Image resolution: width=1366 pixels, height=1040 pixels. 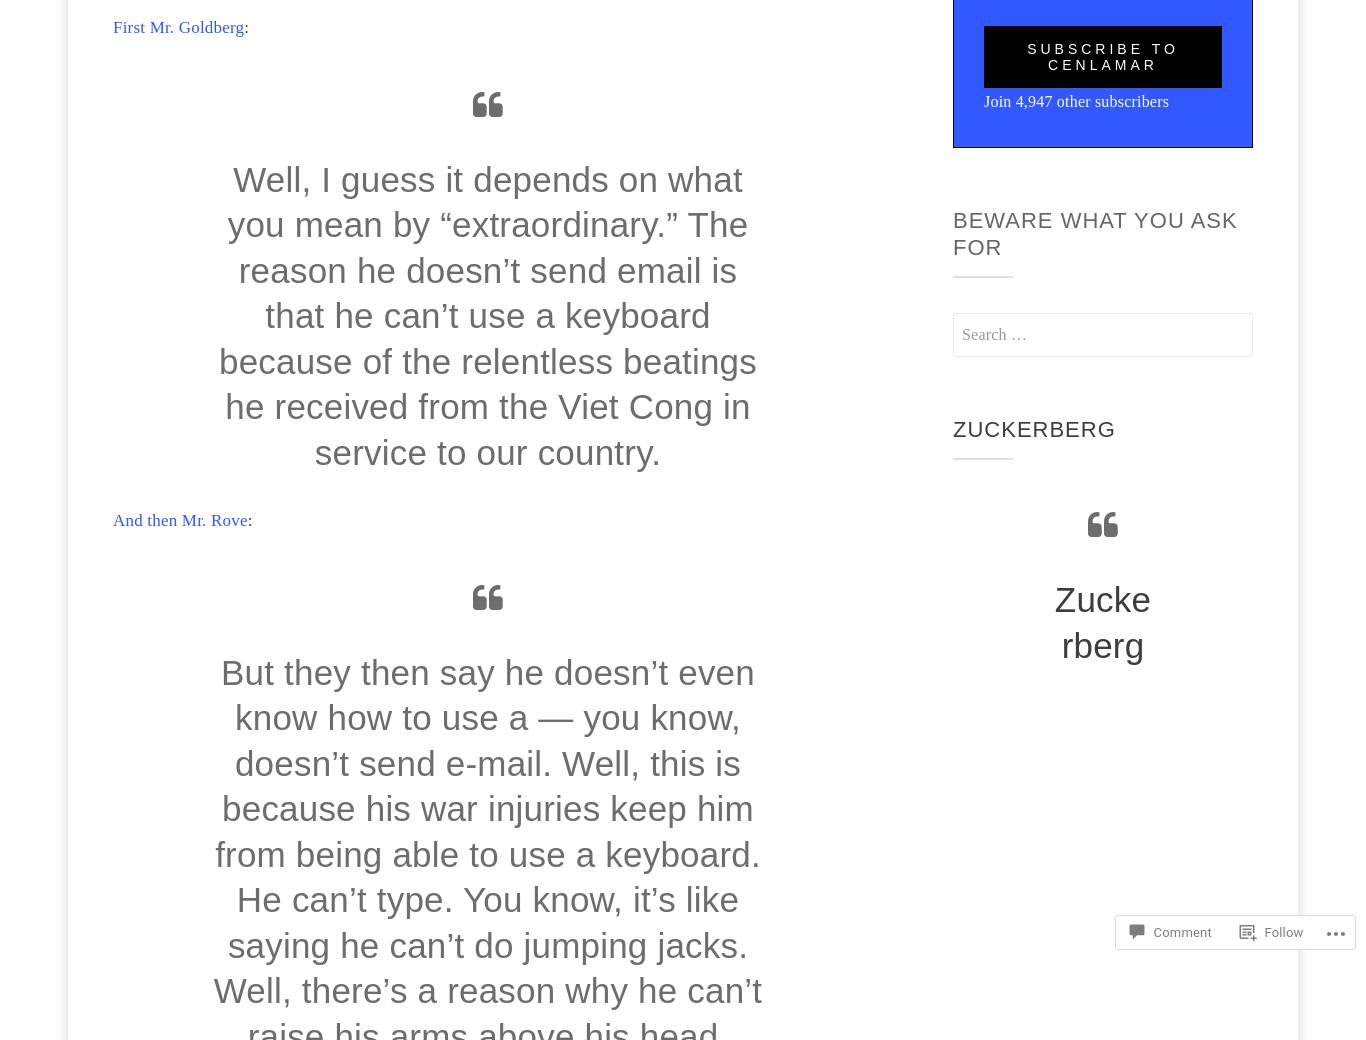 I want to click on 'And then Mr. Rove', so click(x=179, y=520).